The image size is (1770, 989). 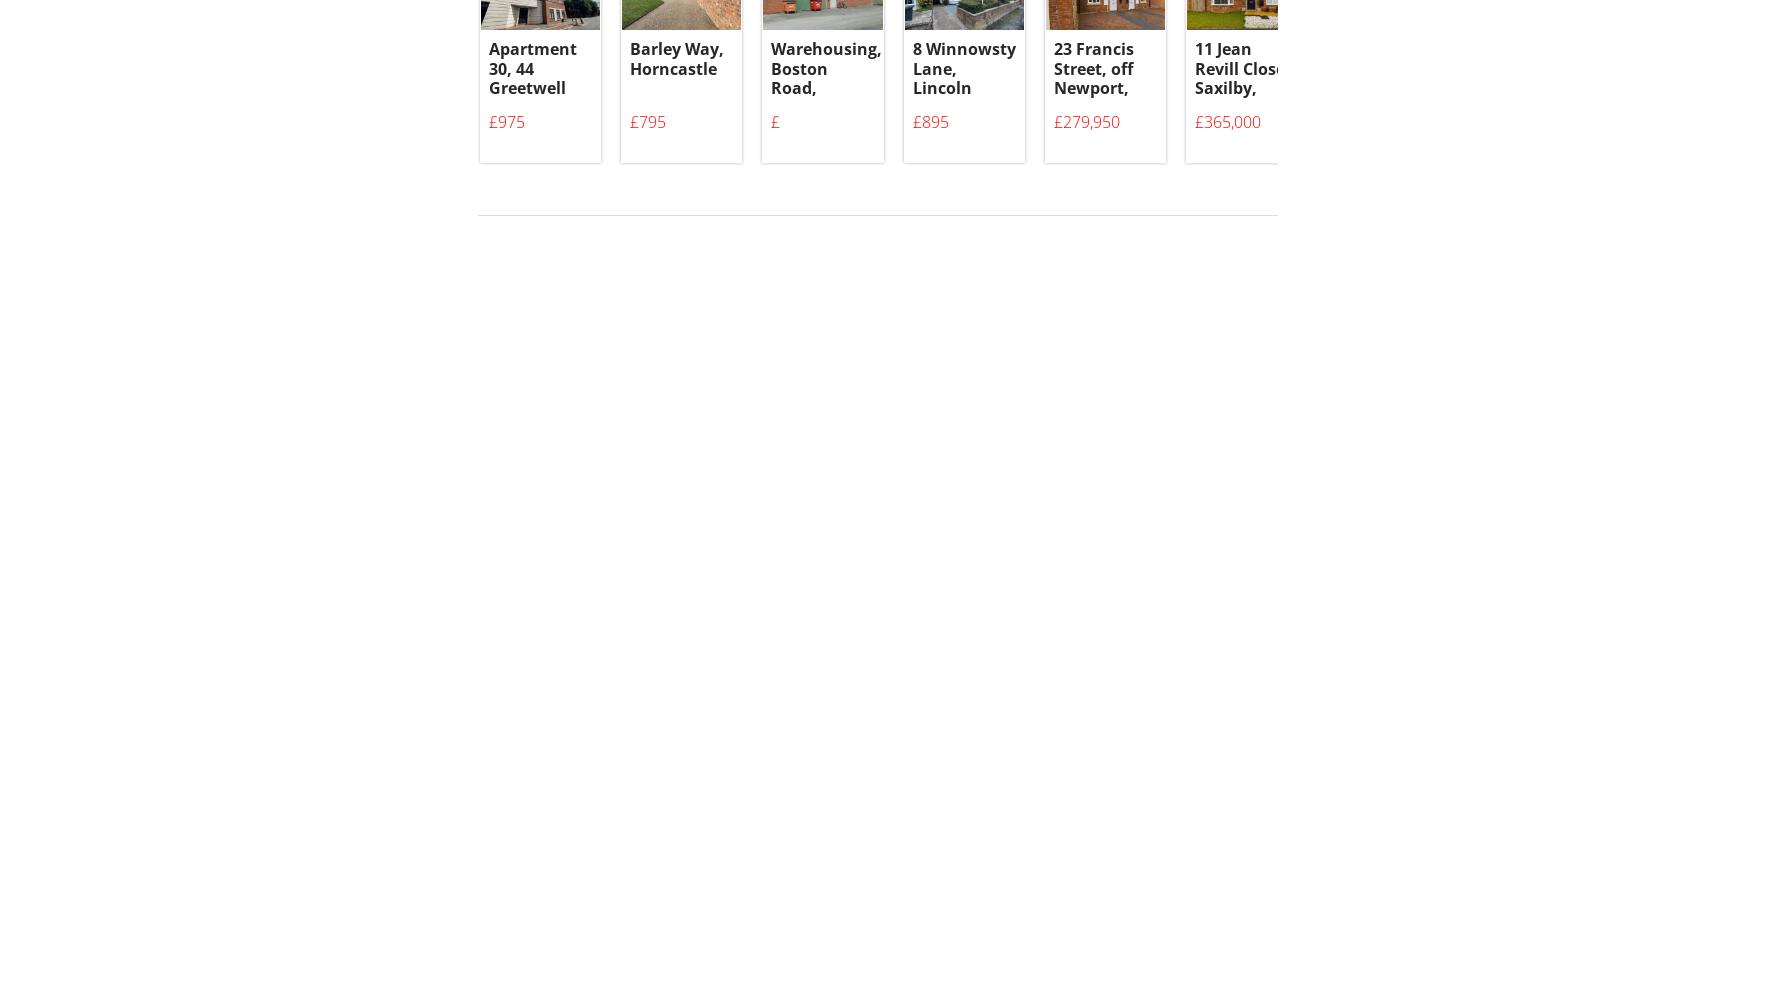 What do you see at coordinates (506, 133) in the screenshot?
I see `'£975'` at bounding box center [506, 133].